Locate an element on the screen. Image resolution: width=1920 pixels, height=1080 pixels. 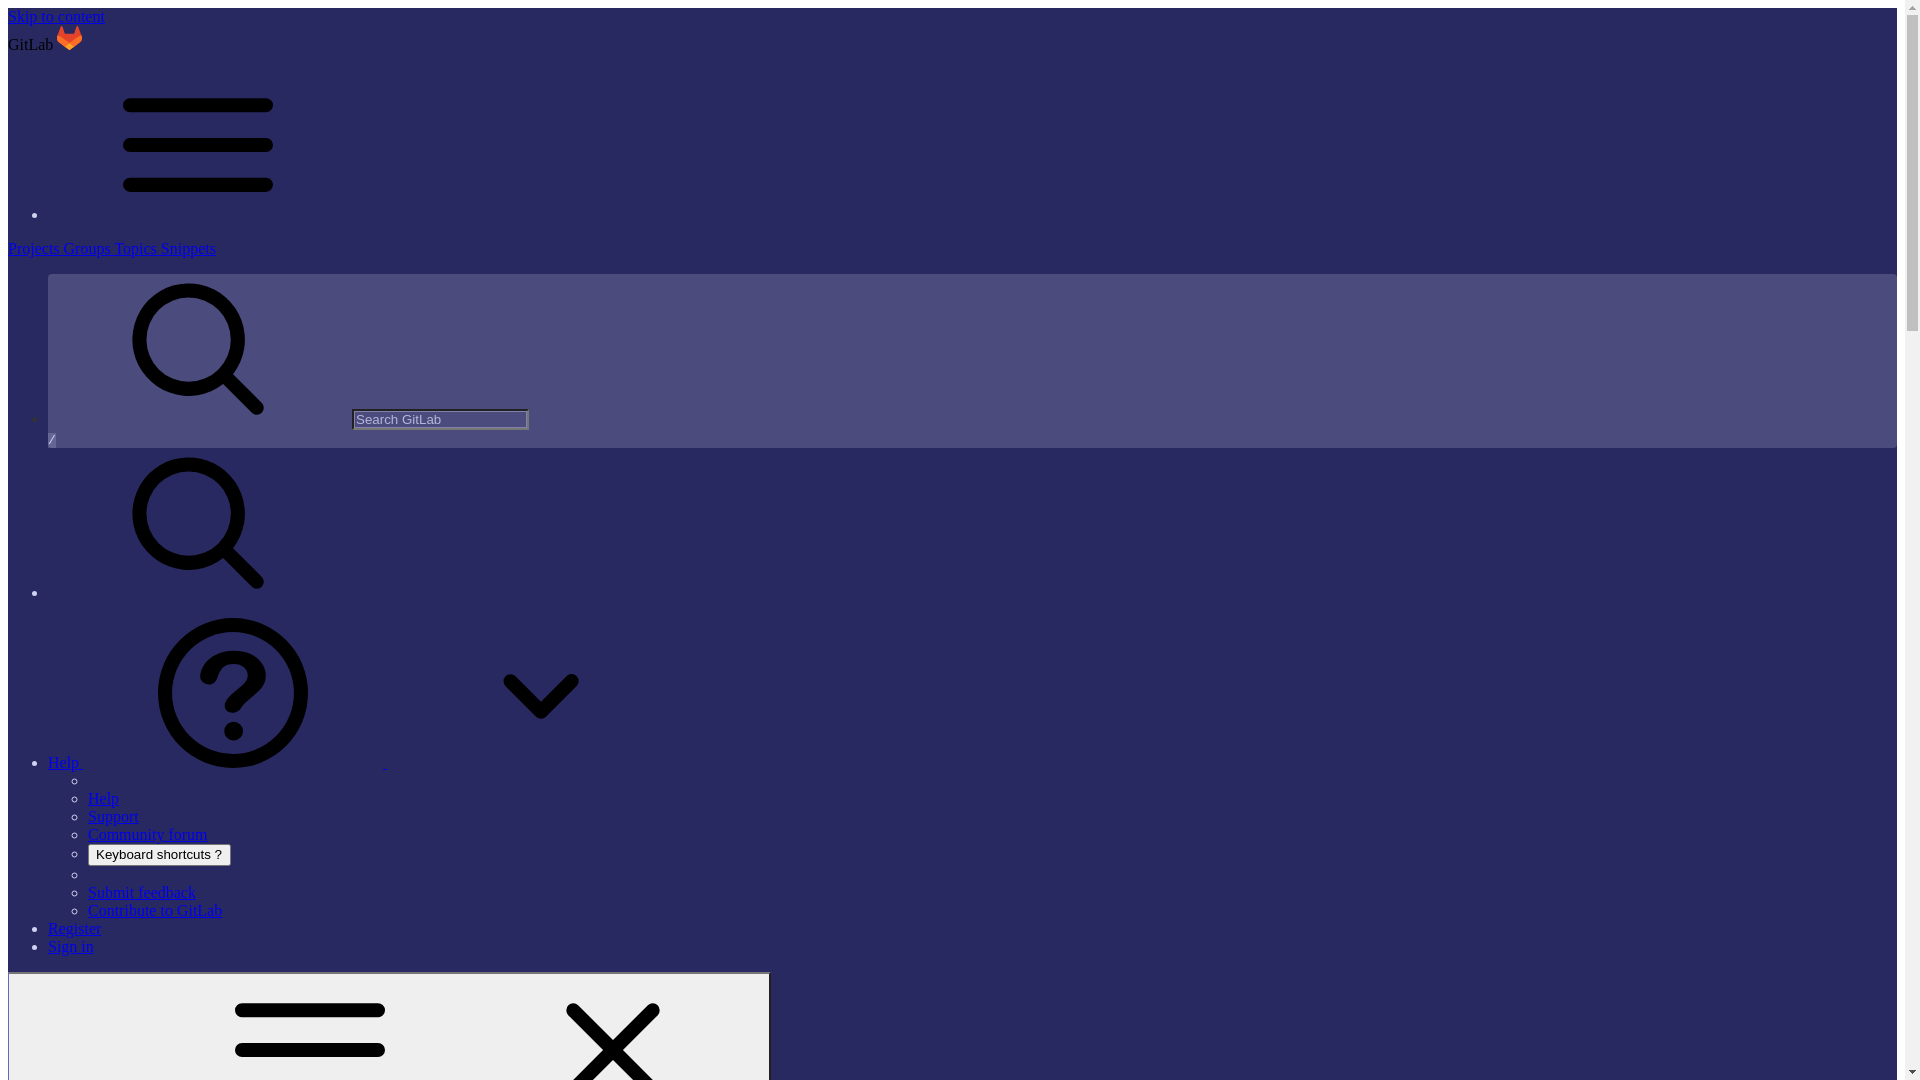
'Keyboard shortcuts ?' is located at coordinates (86, 855).